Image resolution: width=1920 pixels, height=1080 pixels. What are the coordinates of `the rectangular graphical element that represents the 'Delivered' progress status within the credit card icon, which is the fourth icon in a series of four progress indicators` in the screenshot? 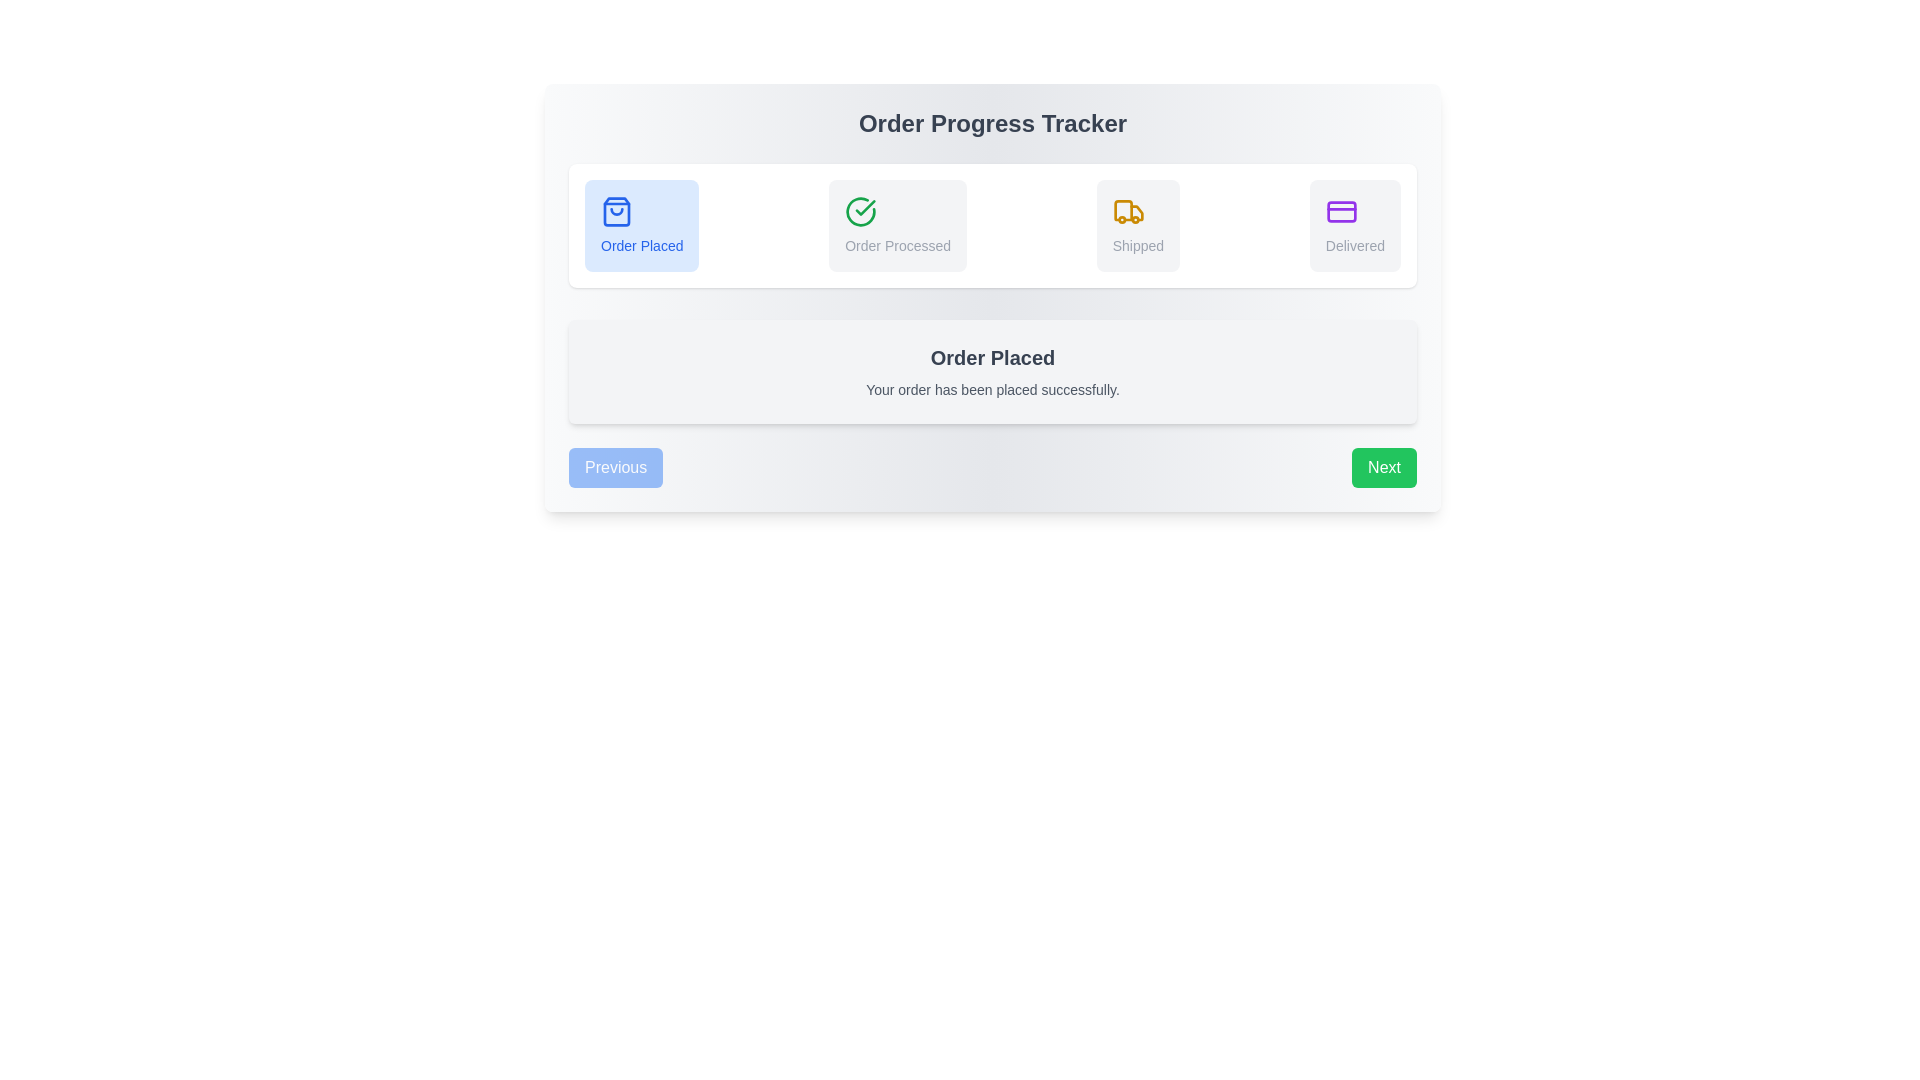 It's located at (1341, 212).